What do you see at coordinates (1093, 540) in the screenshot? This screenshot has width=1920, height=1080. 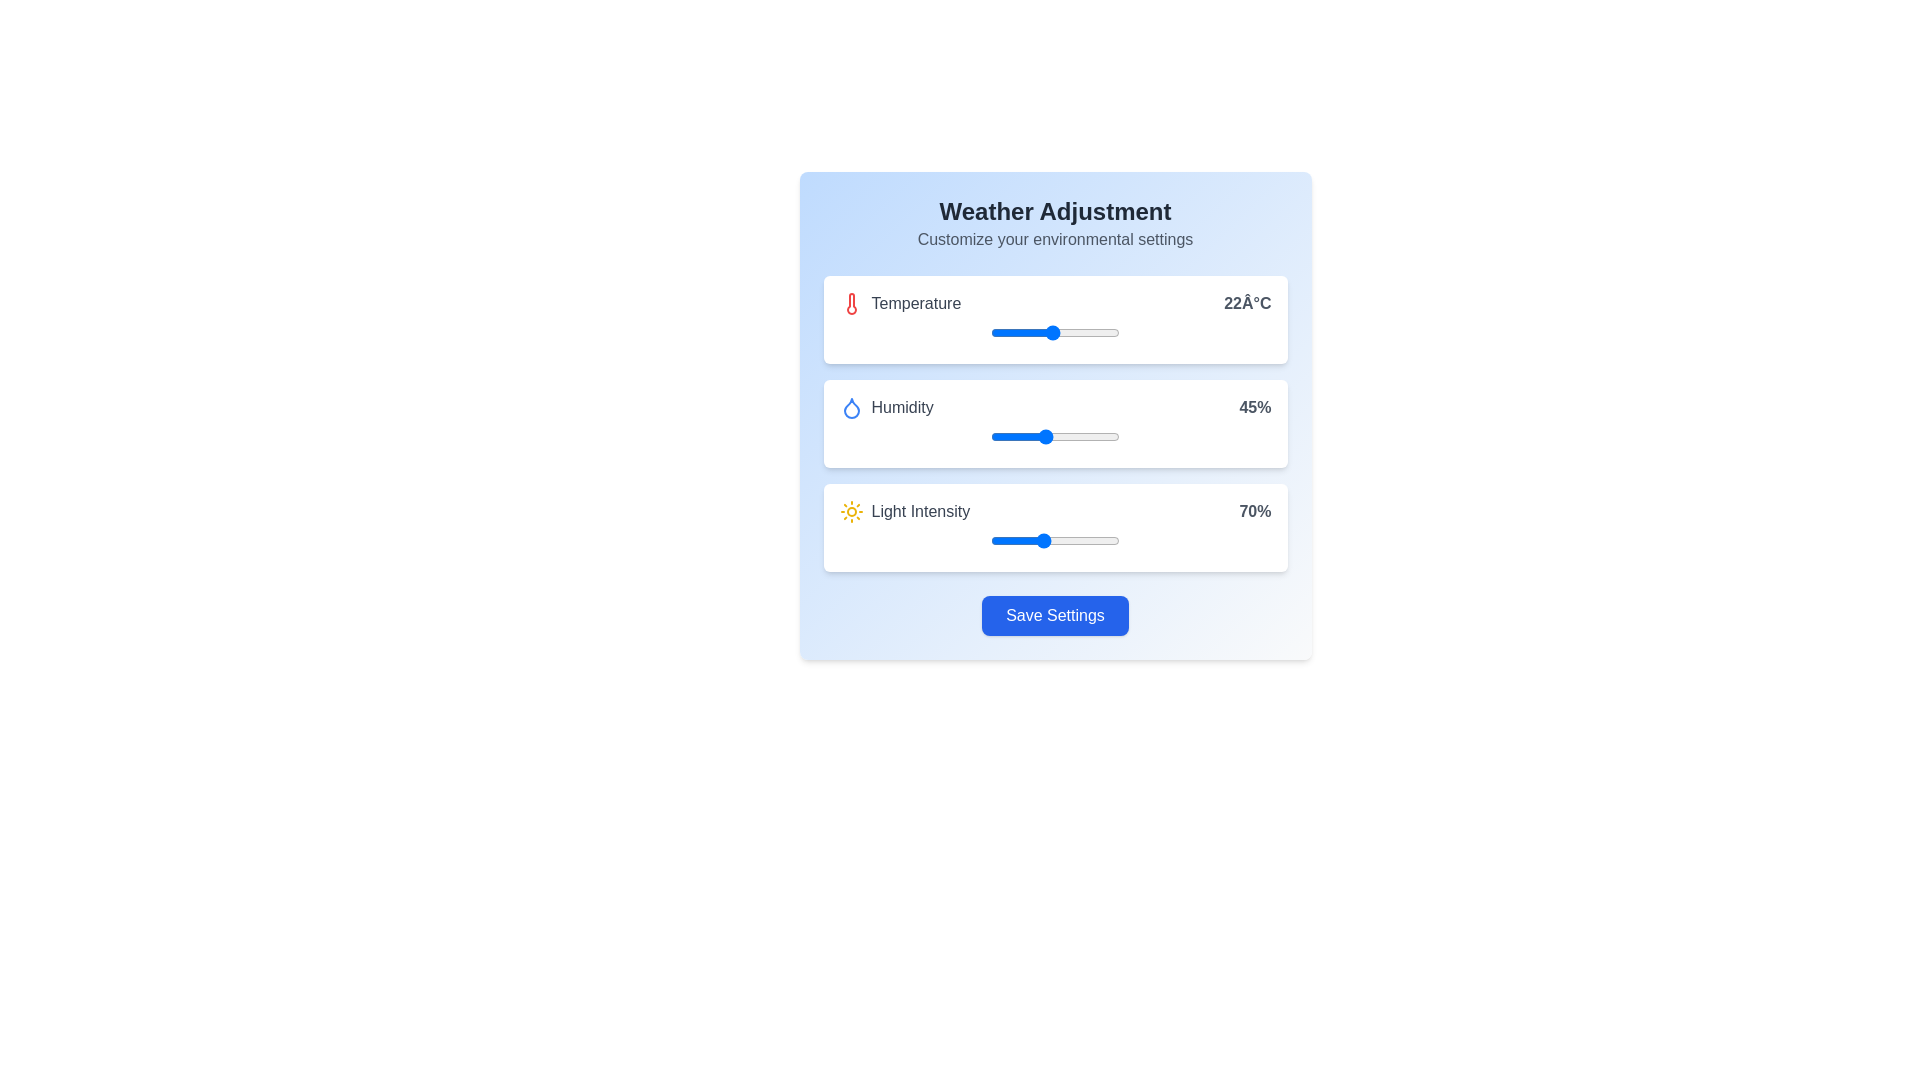 I see `the light intensity` at bounding box center [1093, 540].